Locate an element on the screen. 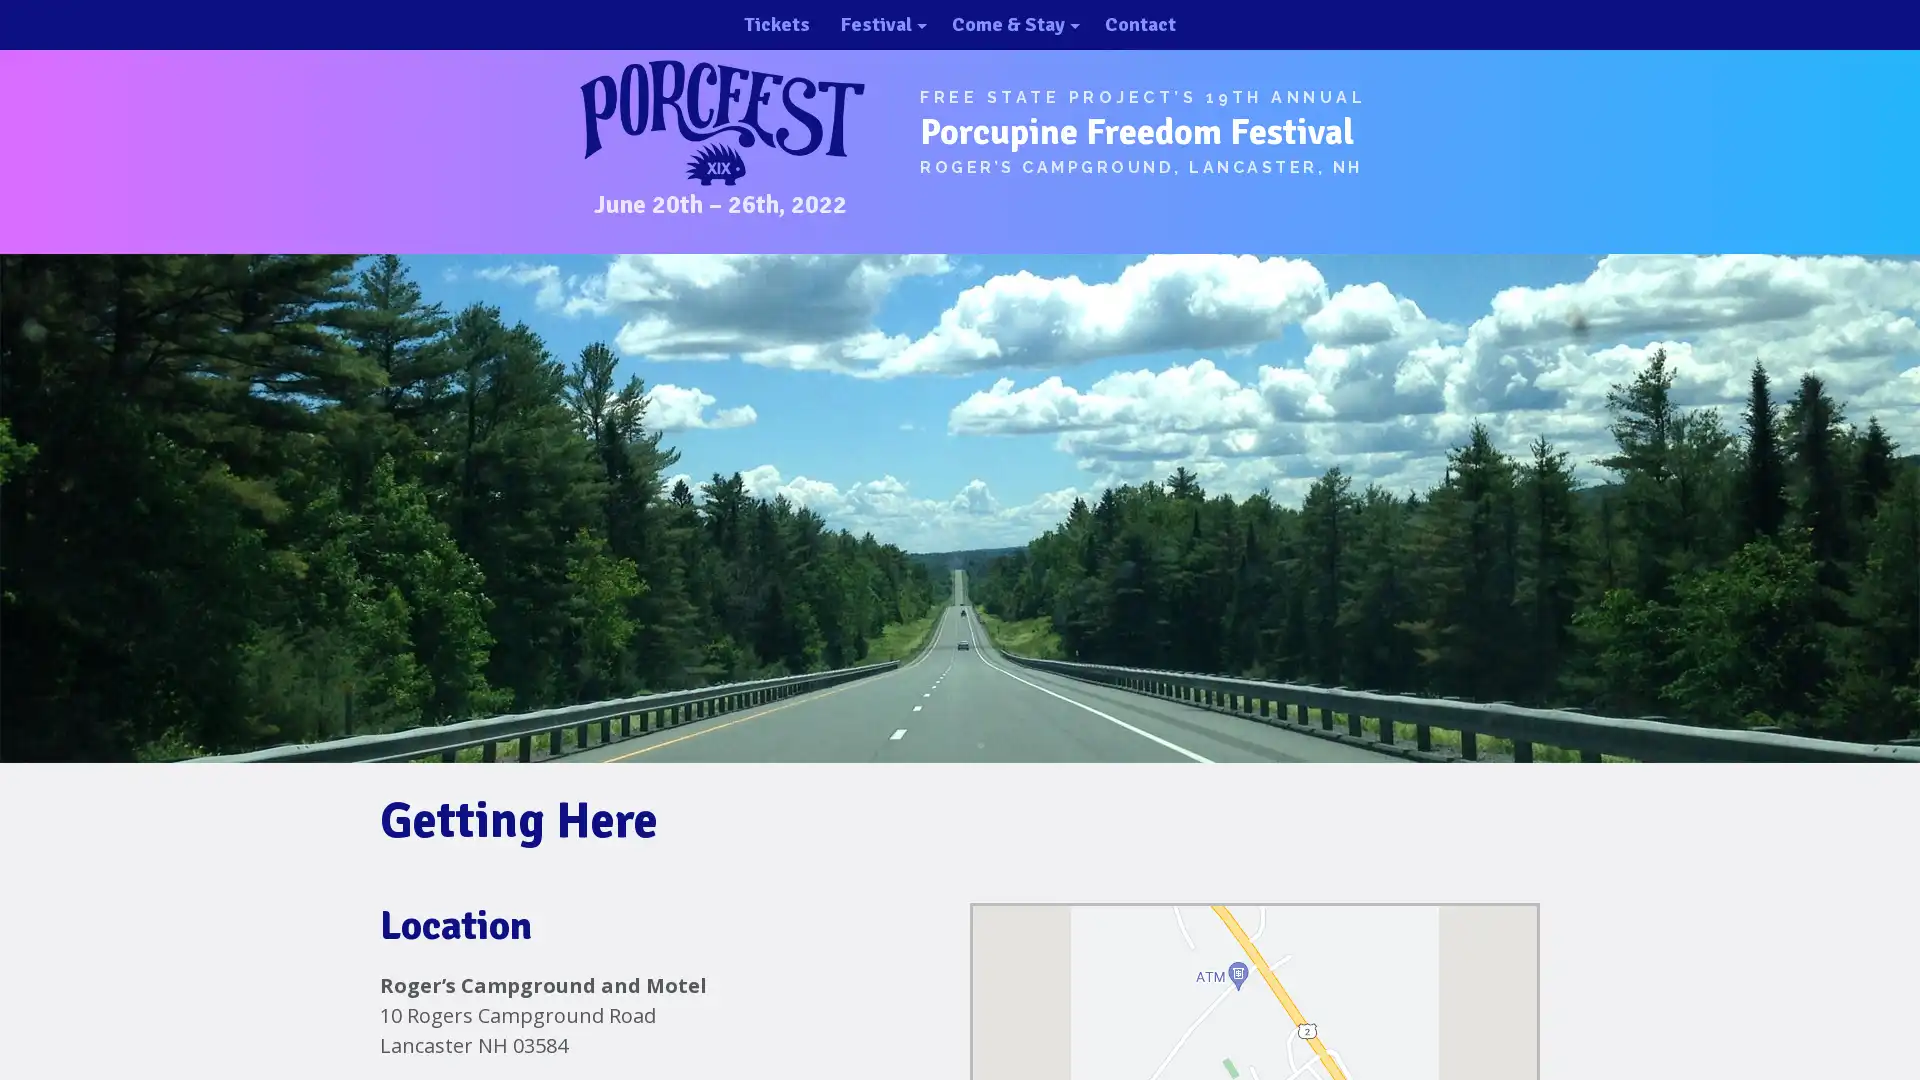 This screenshot has height=1080, width=1920. close is located at coordinates (1856, 80).